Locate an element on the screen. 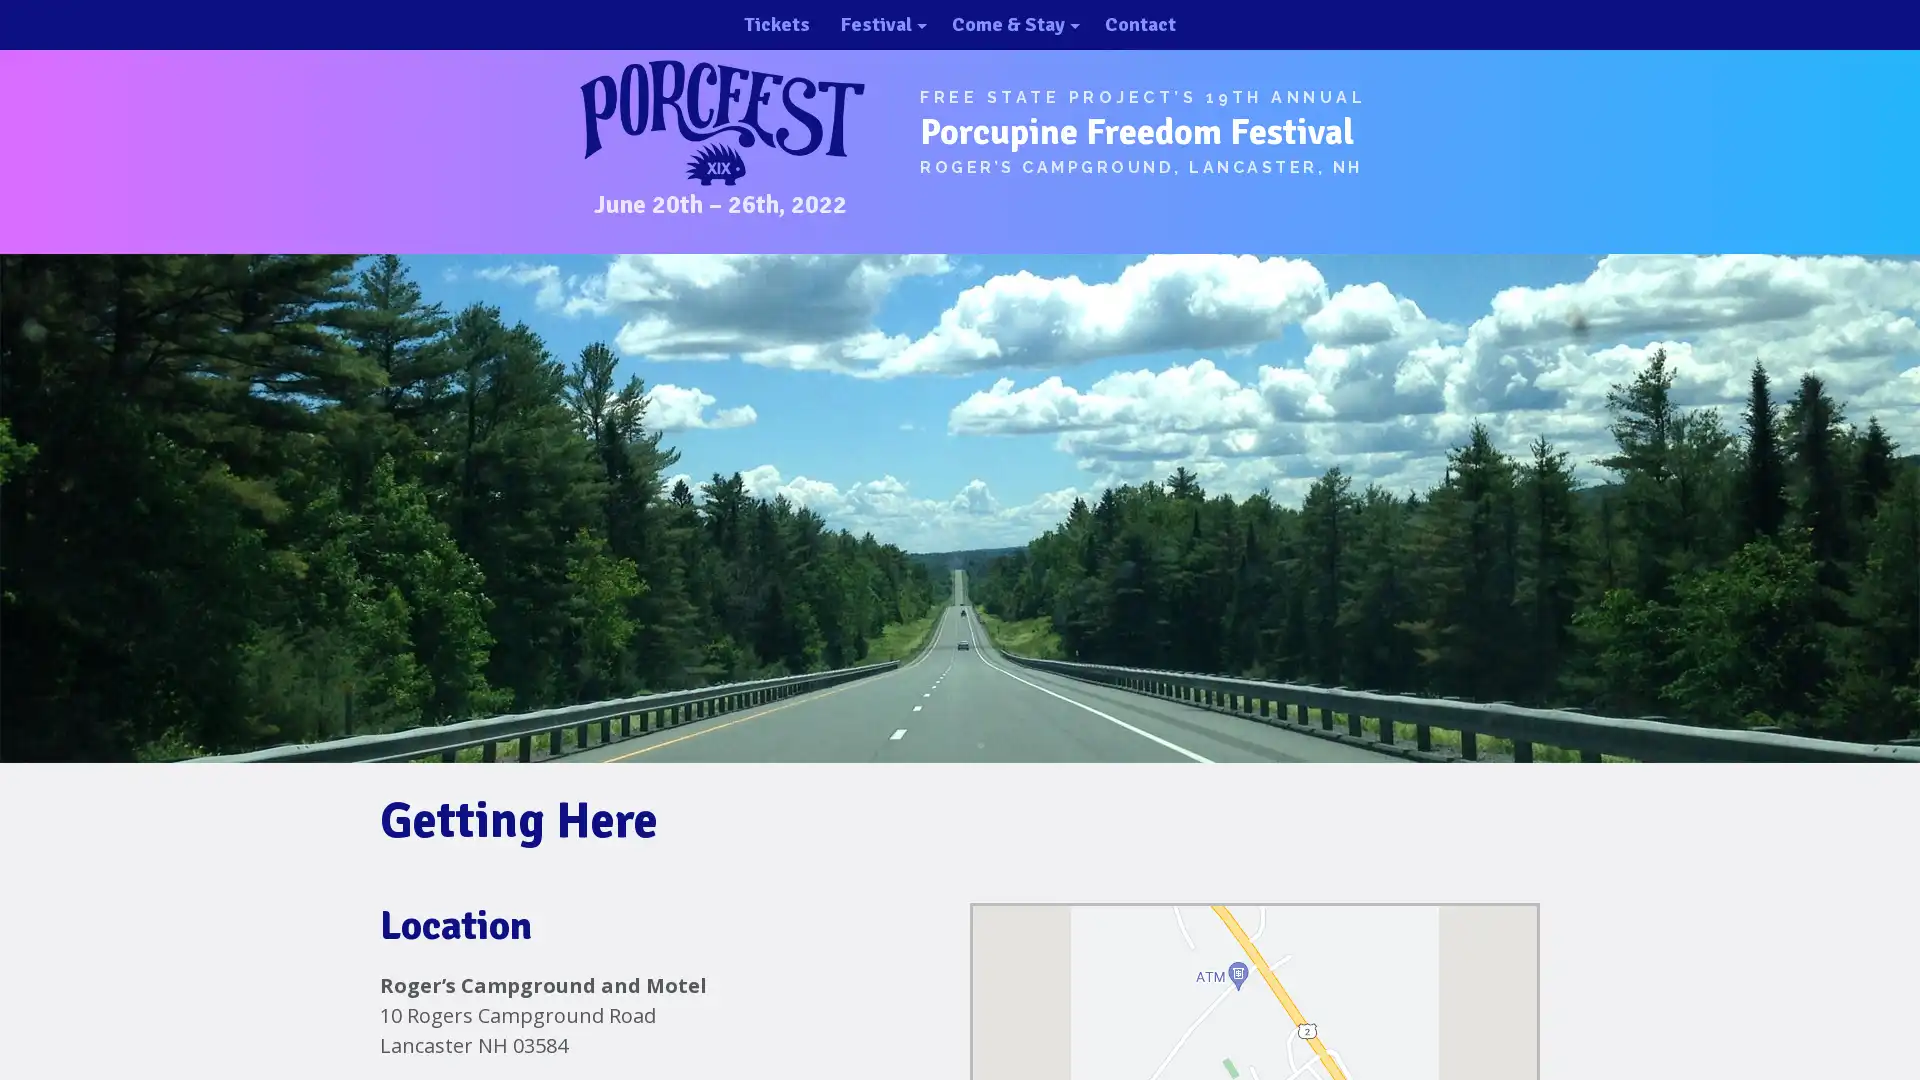 This screenshot has height=1080, width=1920. close is located at coordinates (1856, 80).